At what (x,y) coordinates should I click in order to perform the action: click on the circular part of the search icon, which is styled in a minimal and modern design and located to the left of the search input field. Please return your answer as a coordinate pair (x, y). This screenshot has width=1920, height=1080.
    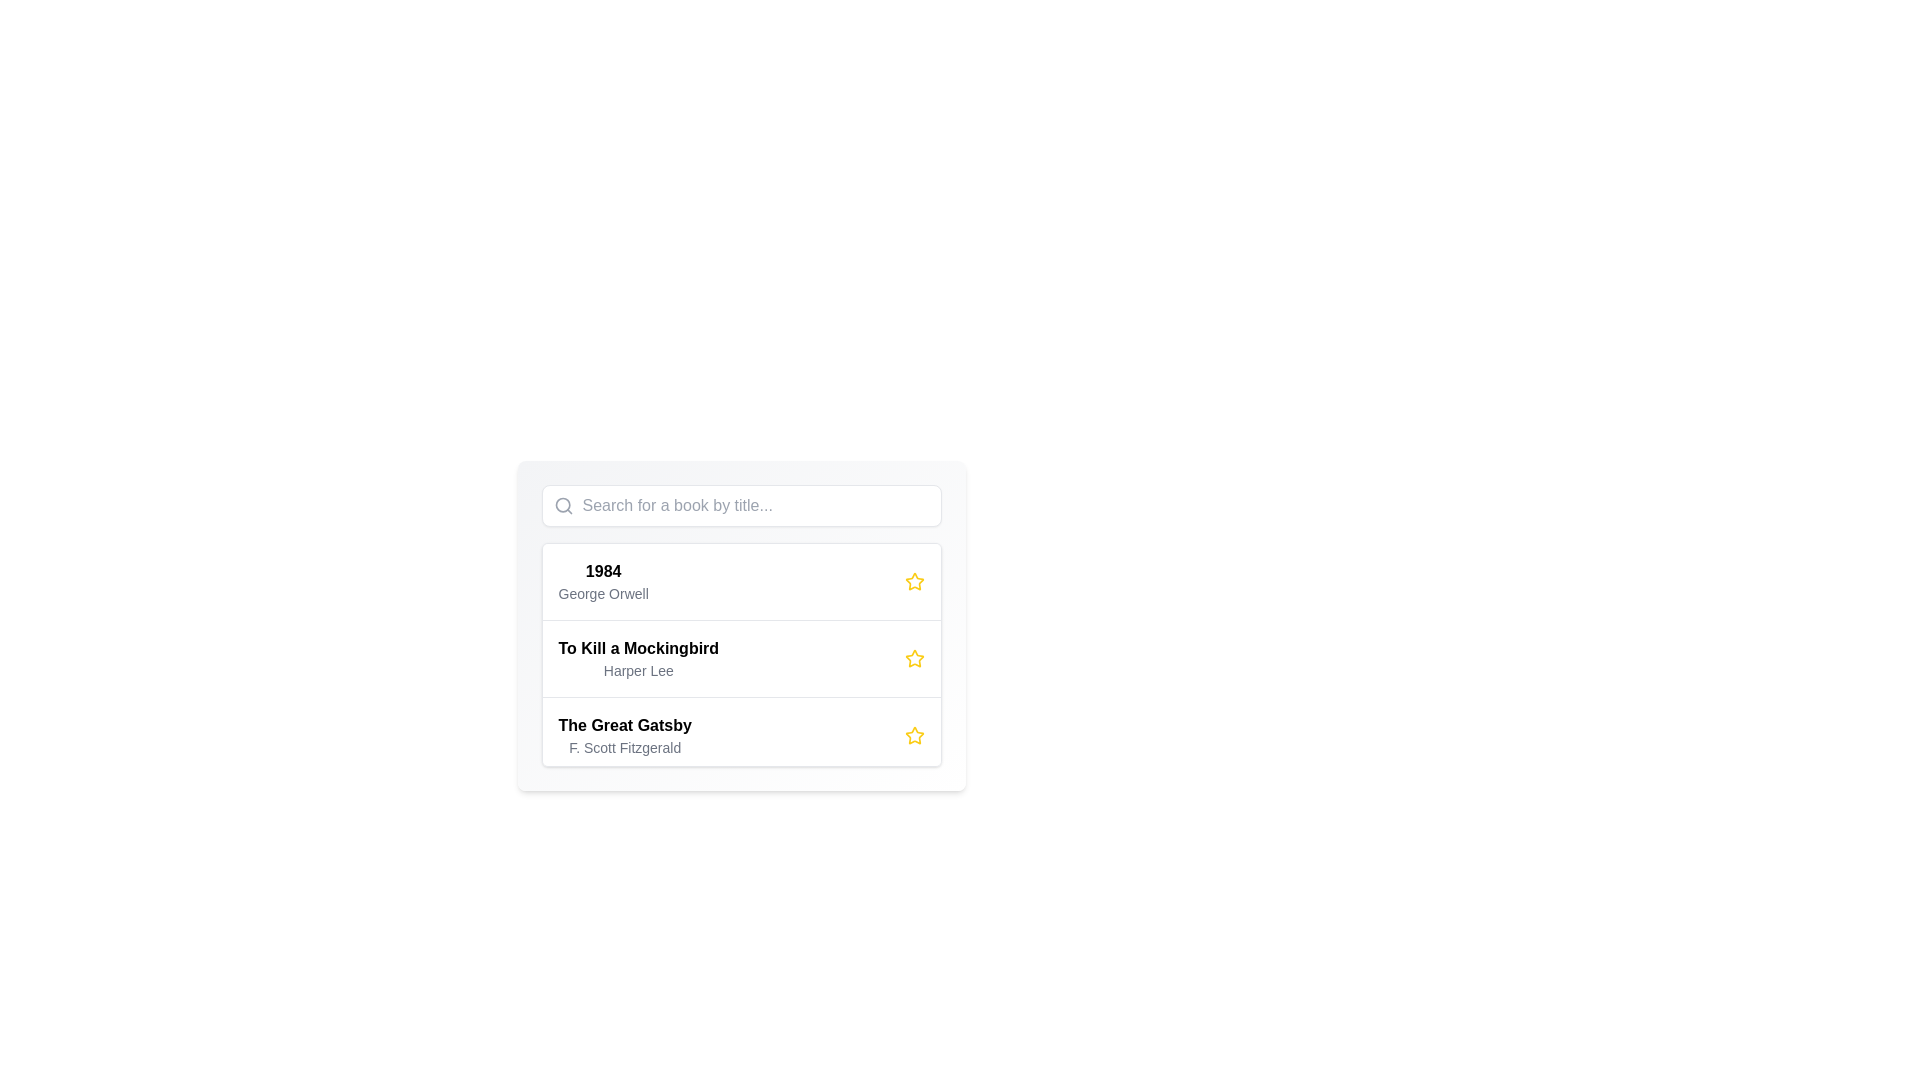
    Looking at the image, I should click on (561, 504).